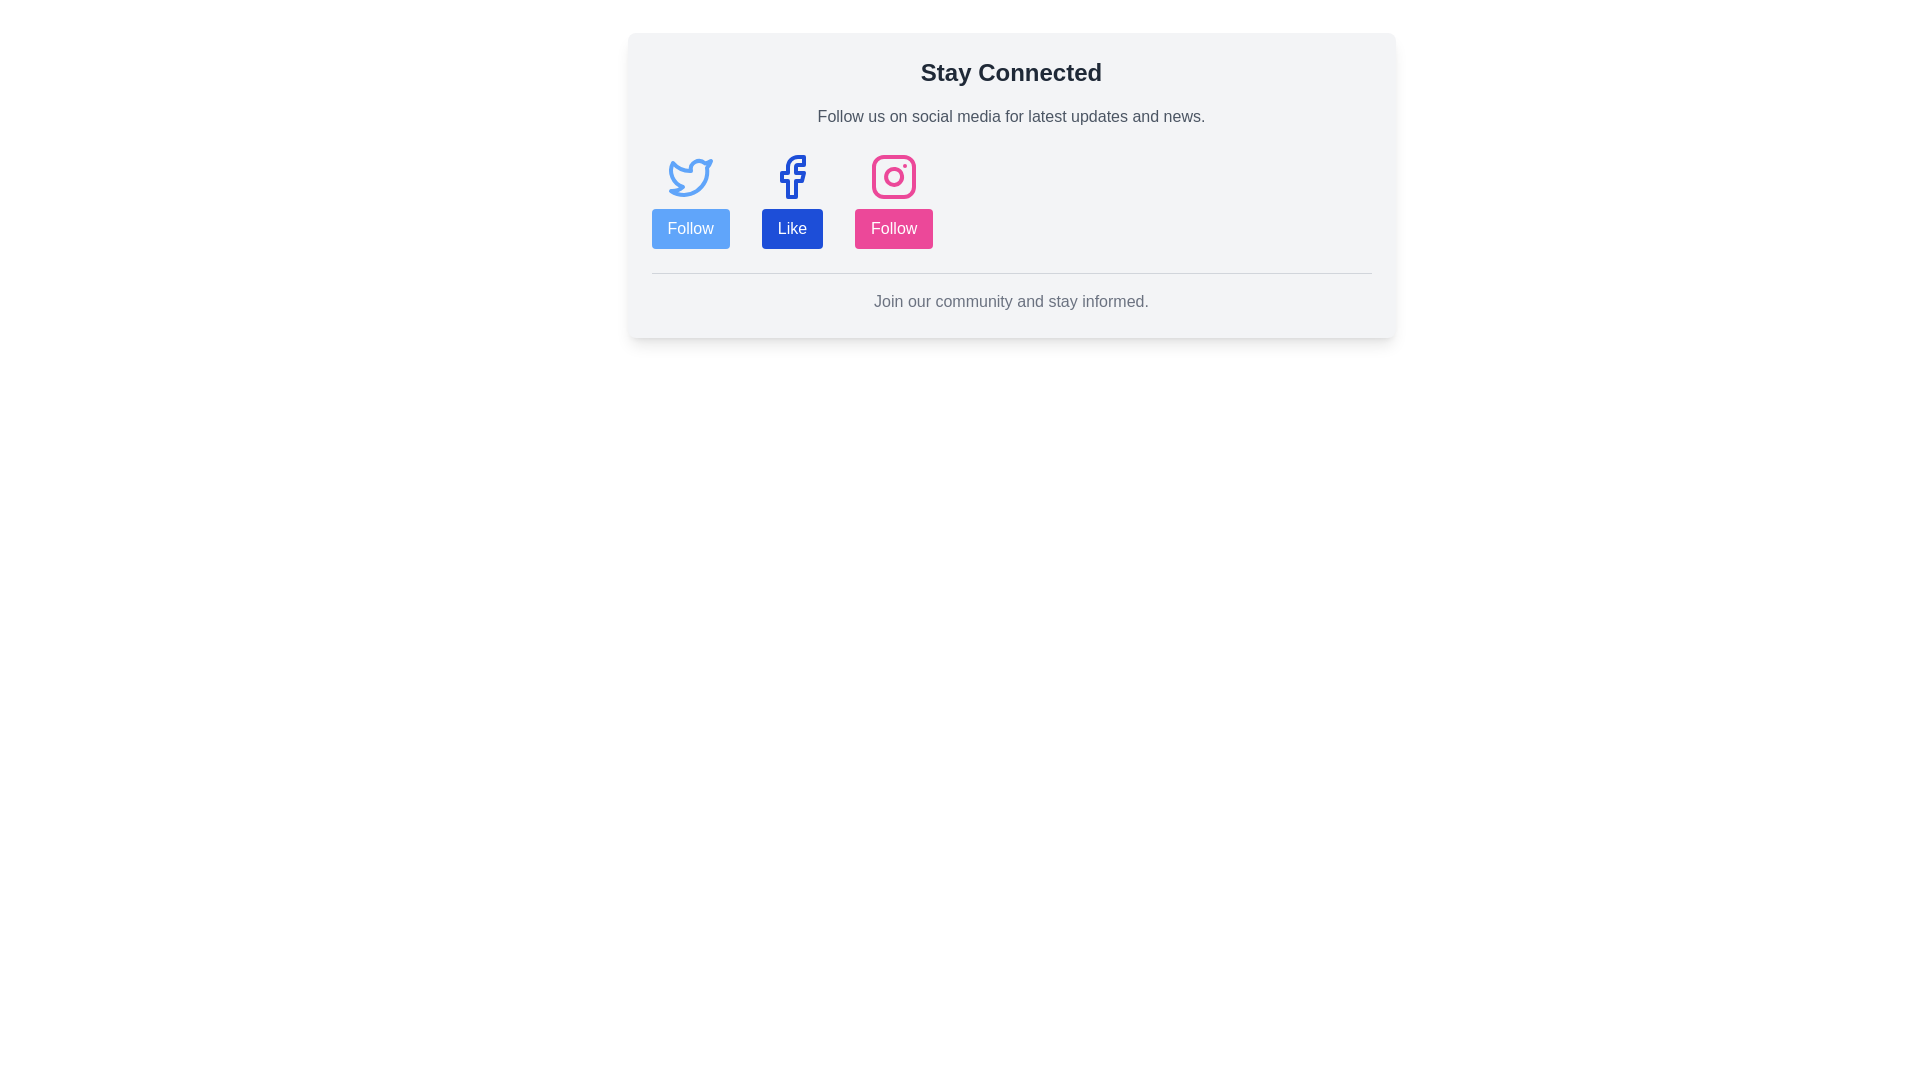 The width and height of the screenshot is (1920, 1080). I want to click on the Facebook icon, characterized by its blue color and minimalist 'f' logo design, located centrally on the page below the 'Stay Connected' heading, so click(791, 176).